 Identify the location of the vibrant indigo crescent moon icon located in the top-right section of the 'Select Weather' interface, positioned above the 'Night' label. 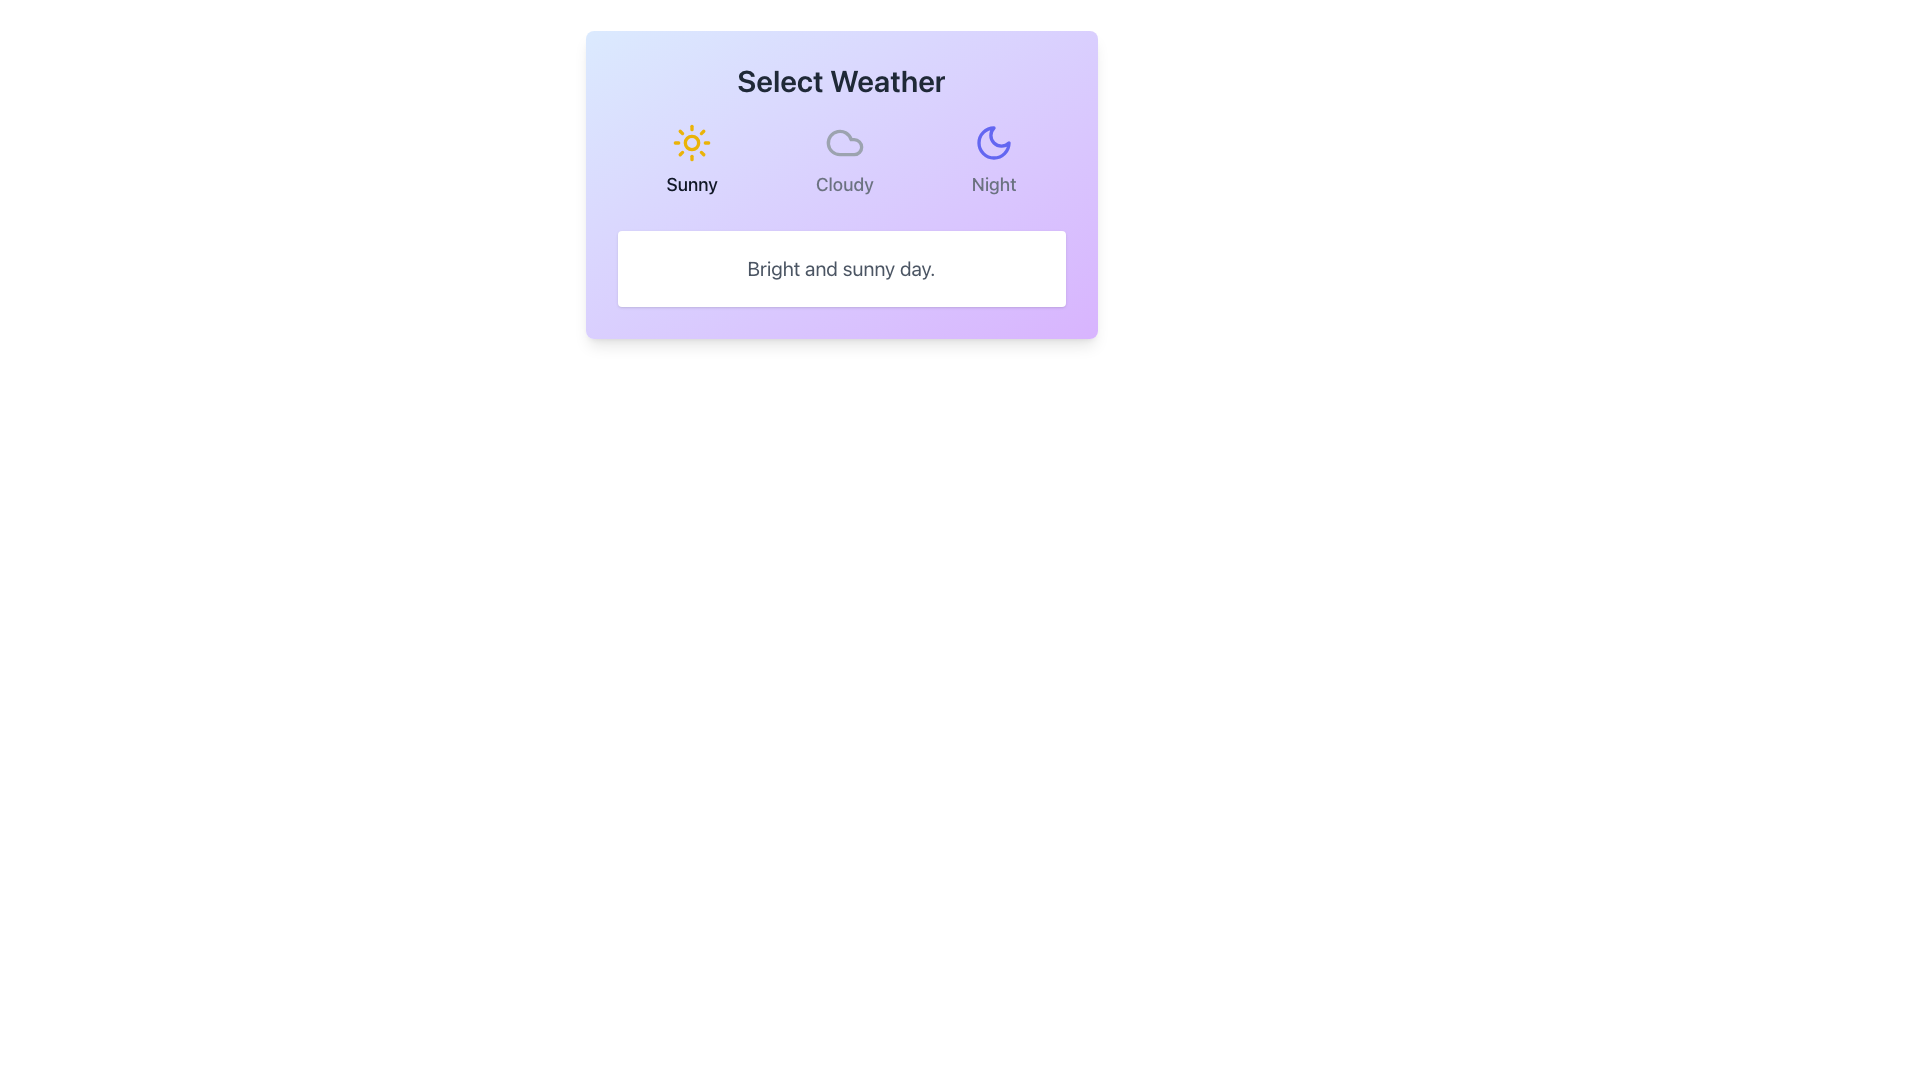
(994, 141).